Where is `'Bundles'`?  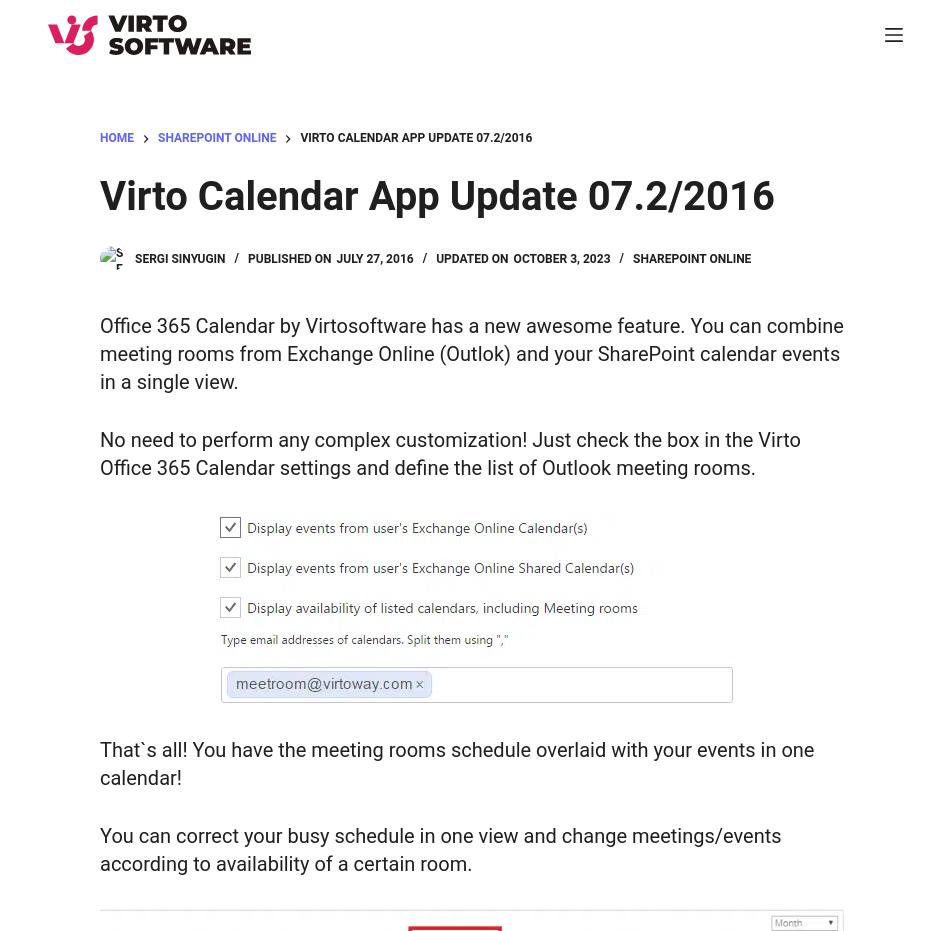
'Bundles' is located at coordinates (83, 344).